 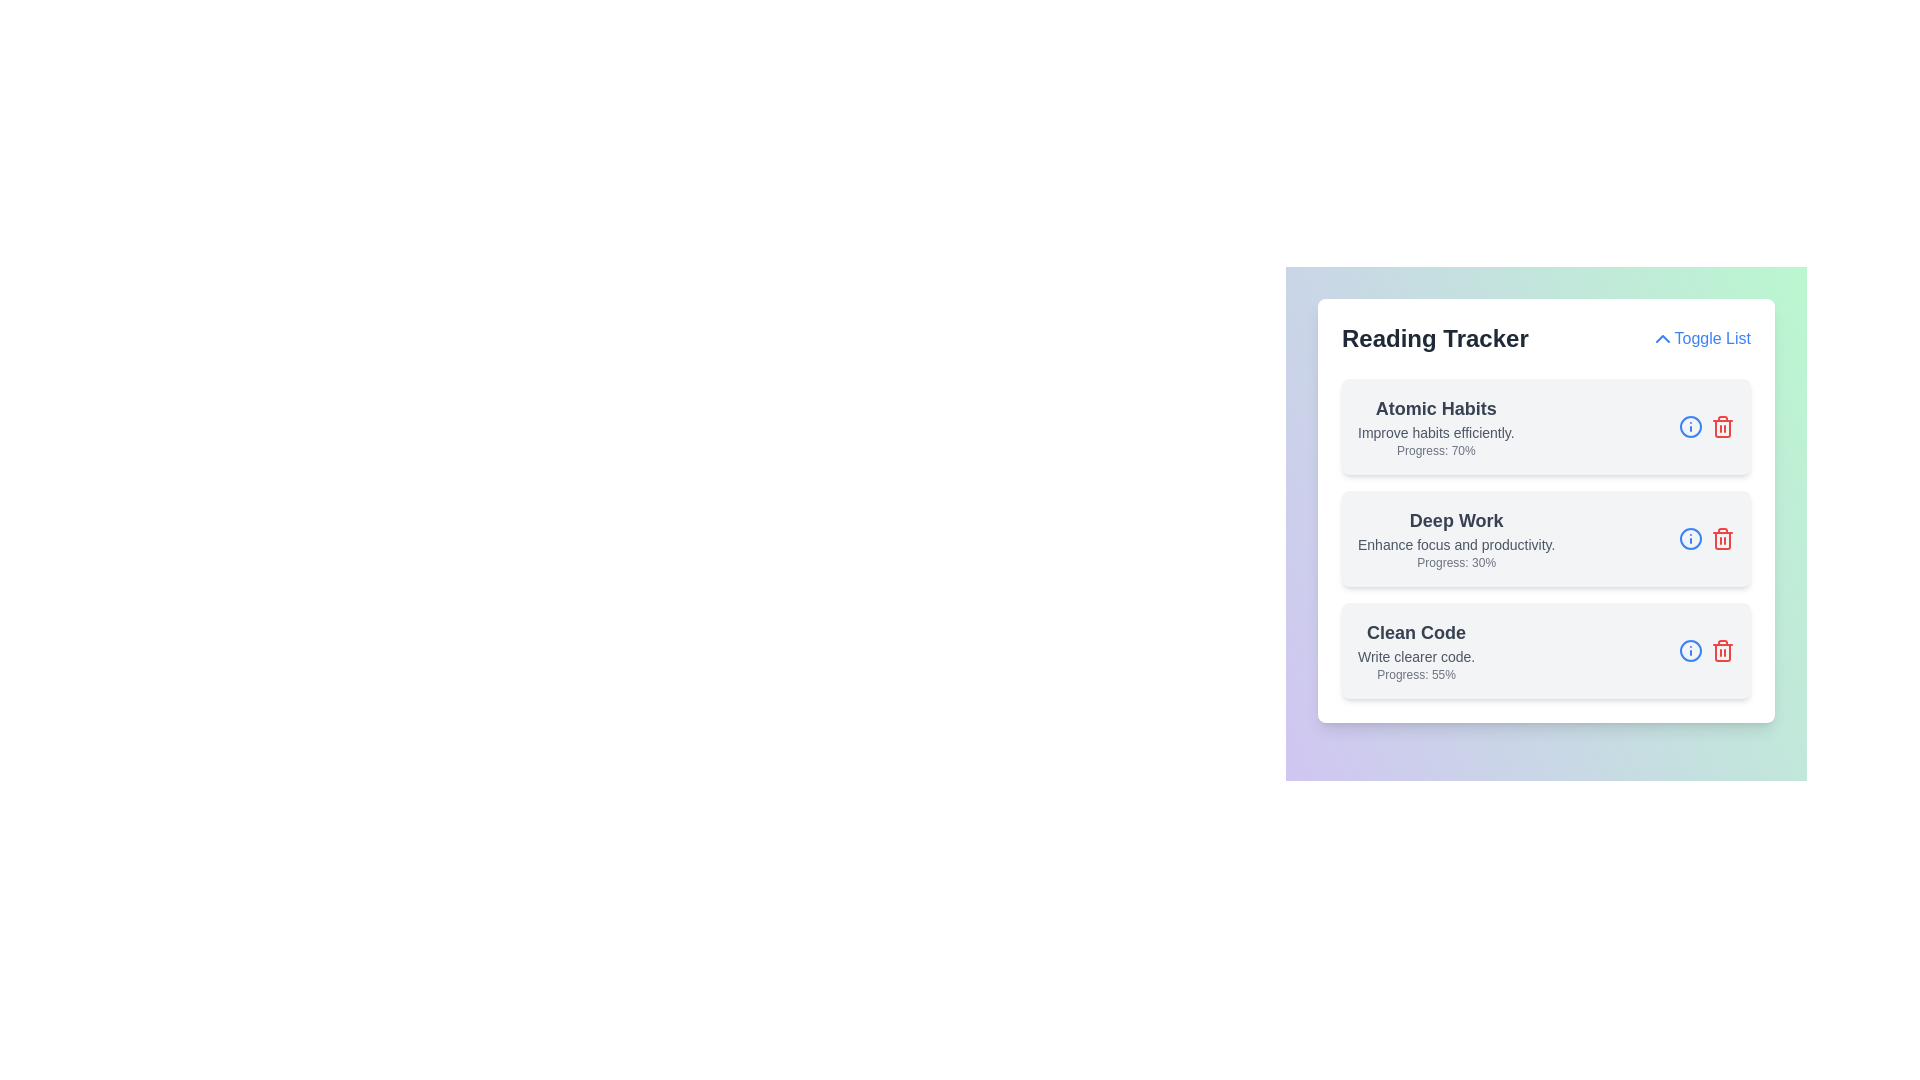 I want to click on the text element that provides additional information about the 'Clean Code' item, positioned below the heading 'Clean Code' and above the progress indication text 'Progress: 55%.', so click(x=1415, y=656).